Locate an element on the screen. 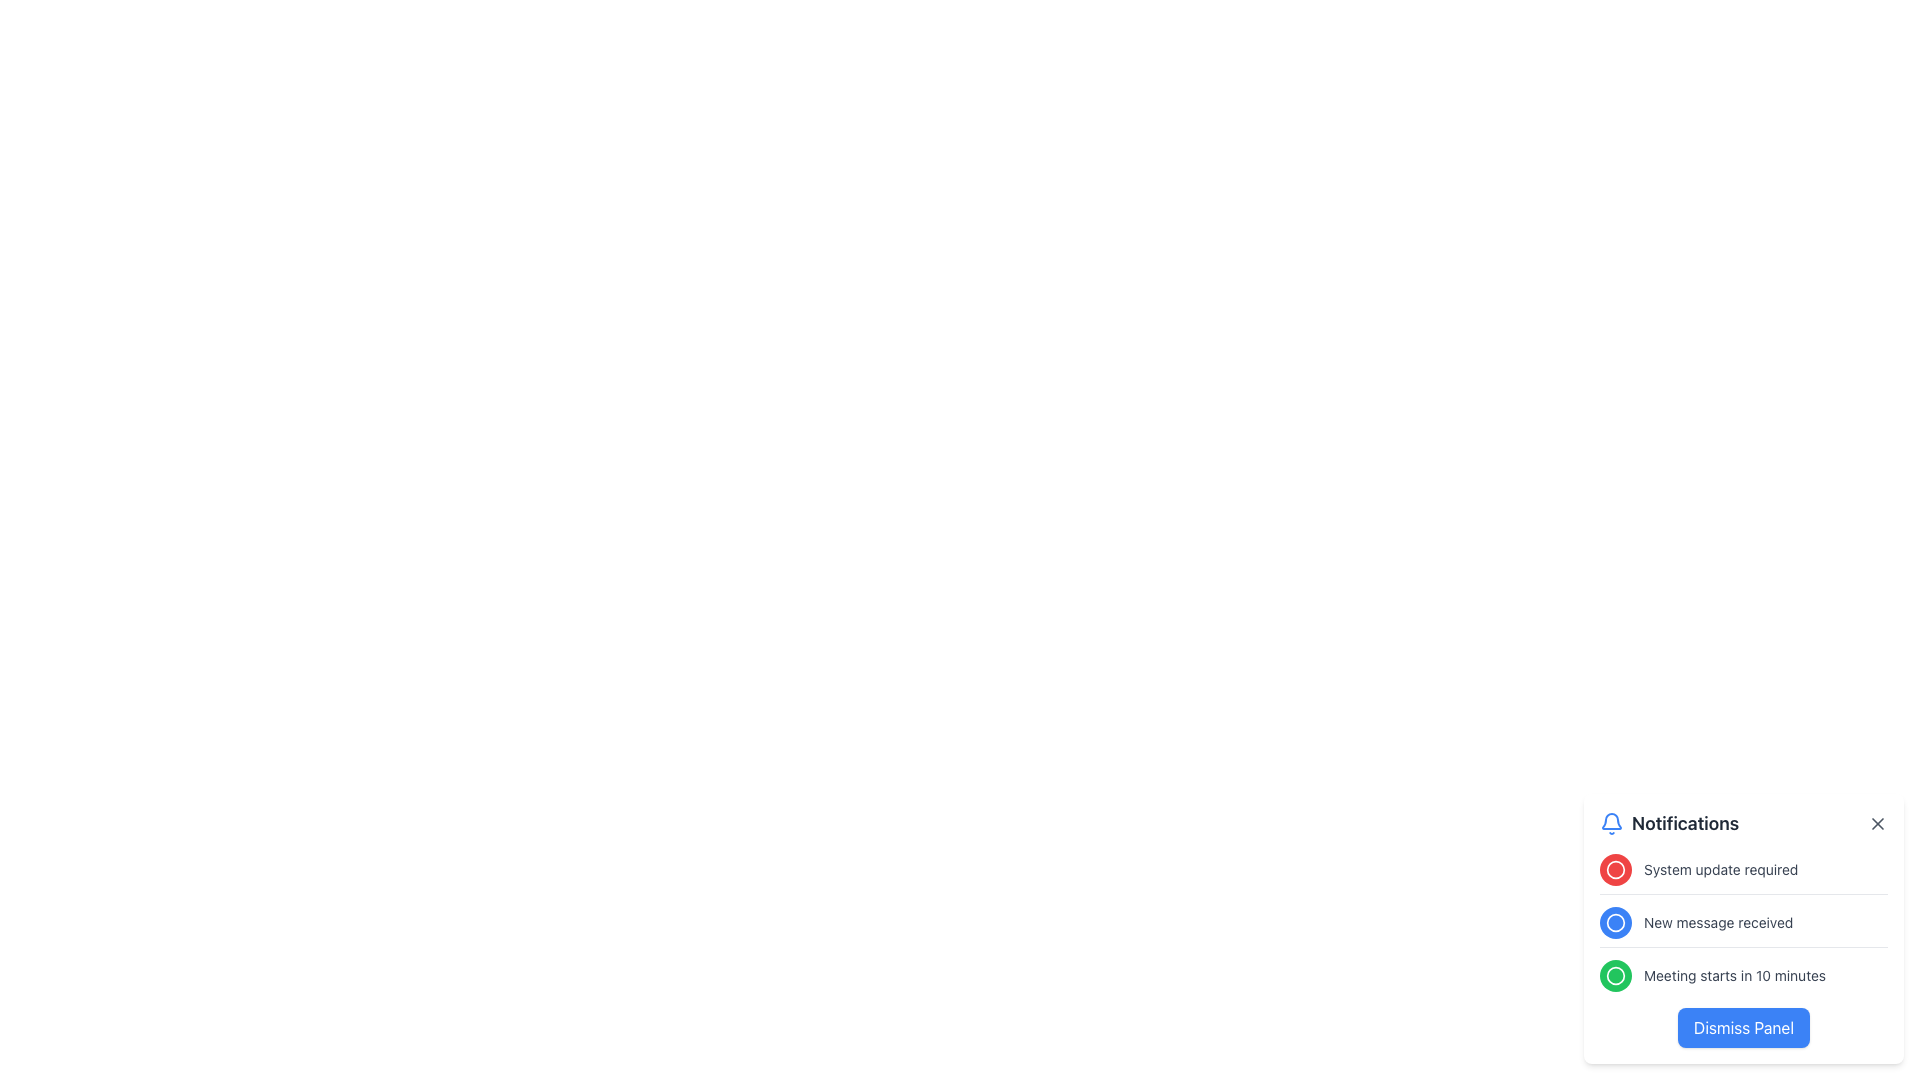 Image resolution: width=1920 pixels, height=1080 pixels. the circular graphic icon associated with the notification titled 'New message received' in the notification panel is located at coordinates (1616, 922).